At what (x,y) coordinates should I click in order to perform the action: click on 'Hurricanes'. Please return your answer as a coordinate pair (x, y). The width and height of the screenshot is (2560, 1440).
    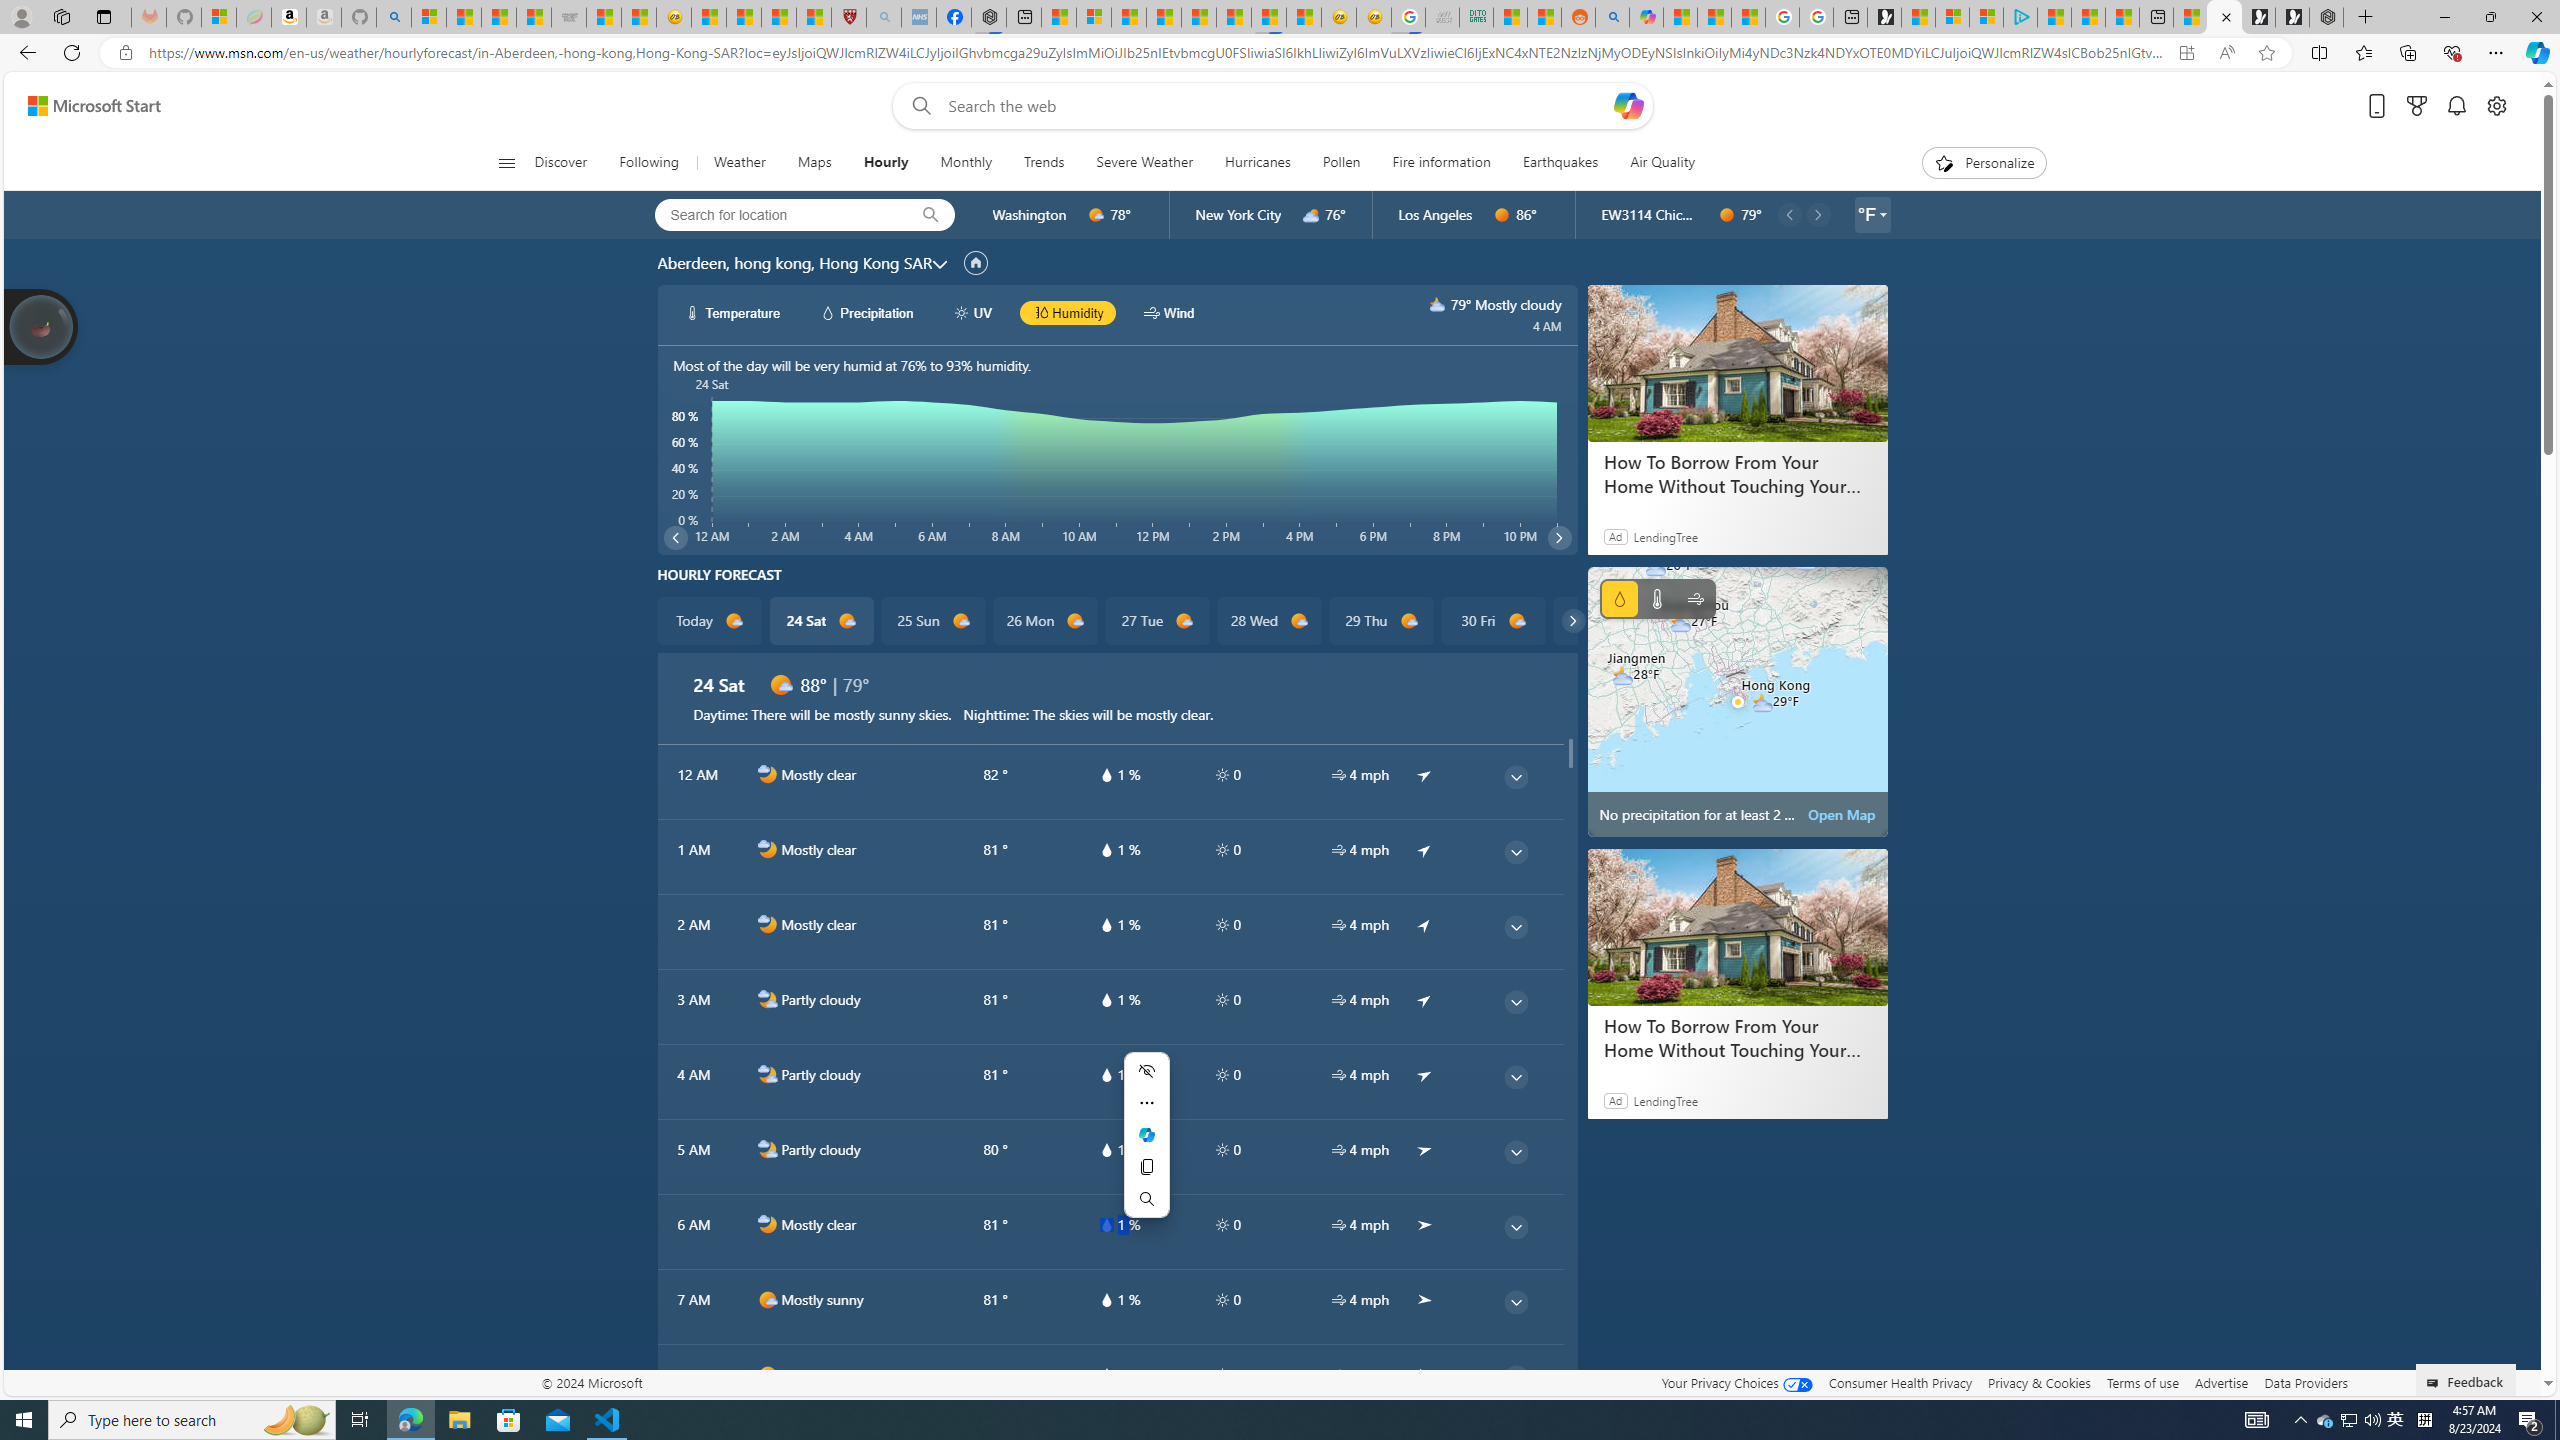
    Looking at the image, I should click on (1257, 162).